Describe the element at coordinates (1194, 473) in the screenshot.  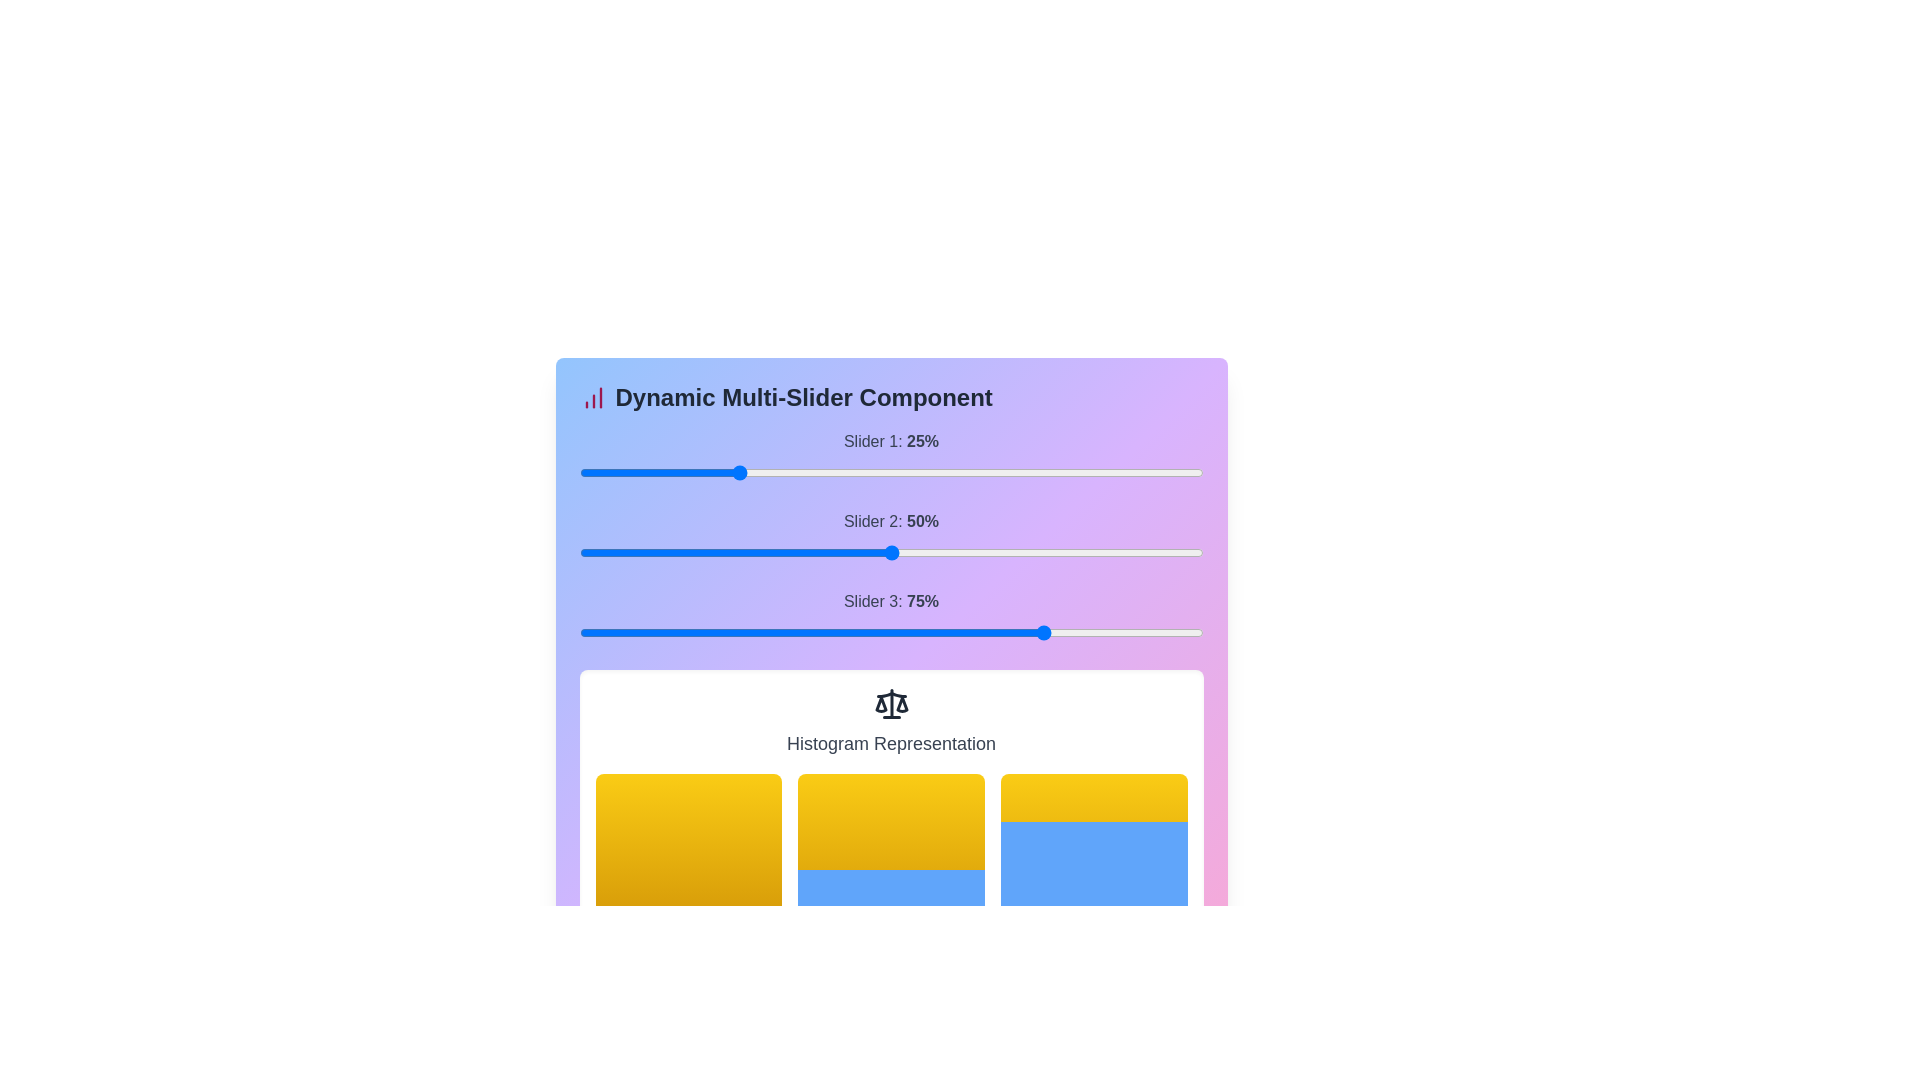
I see `the slider 1 to 97% to observe histogram changes` at that location.